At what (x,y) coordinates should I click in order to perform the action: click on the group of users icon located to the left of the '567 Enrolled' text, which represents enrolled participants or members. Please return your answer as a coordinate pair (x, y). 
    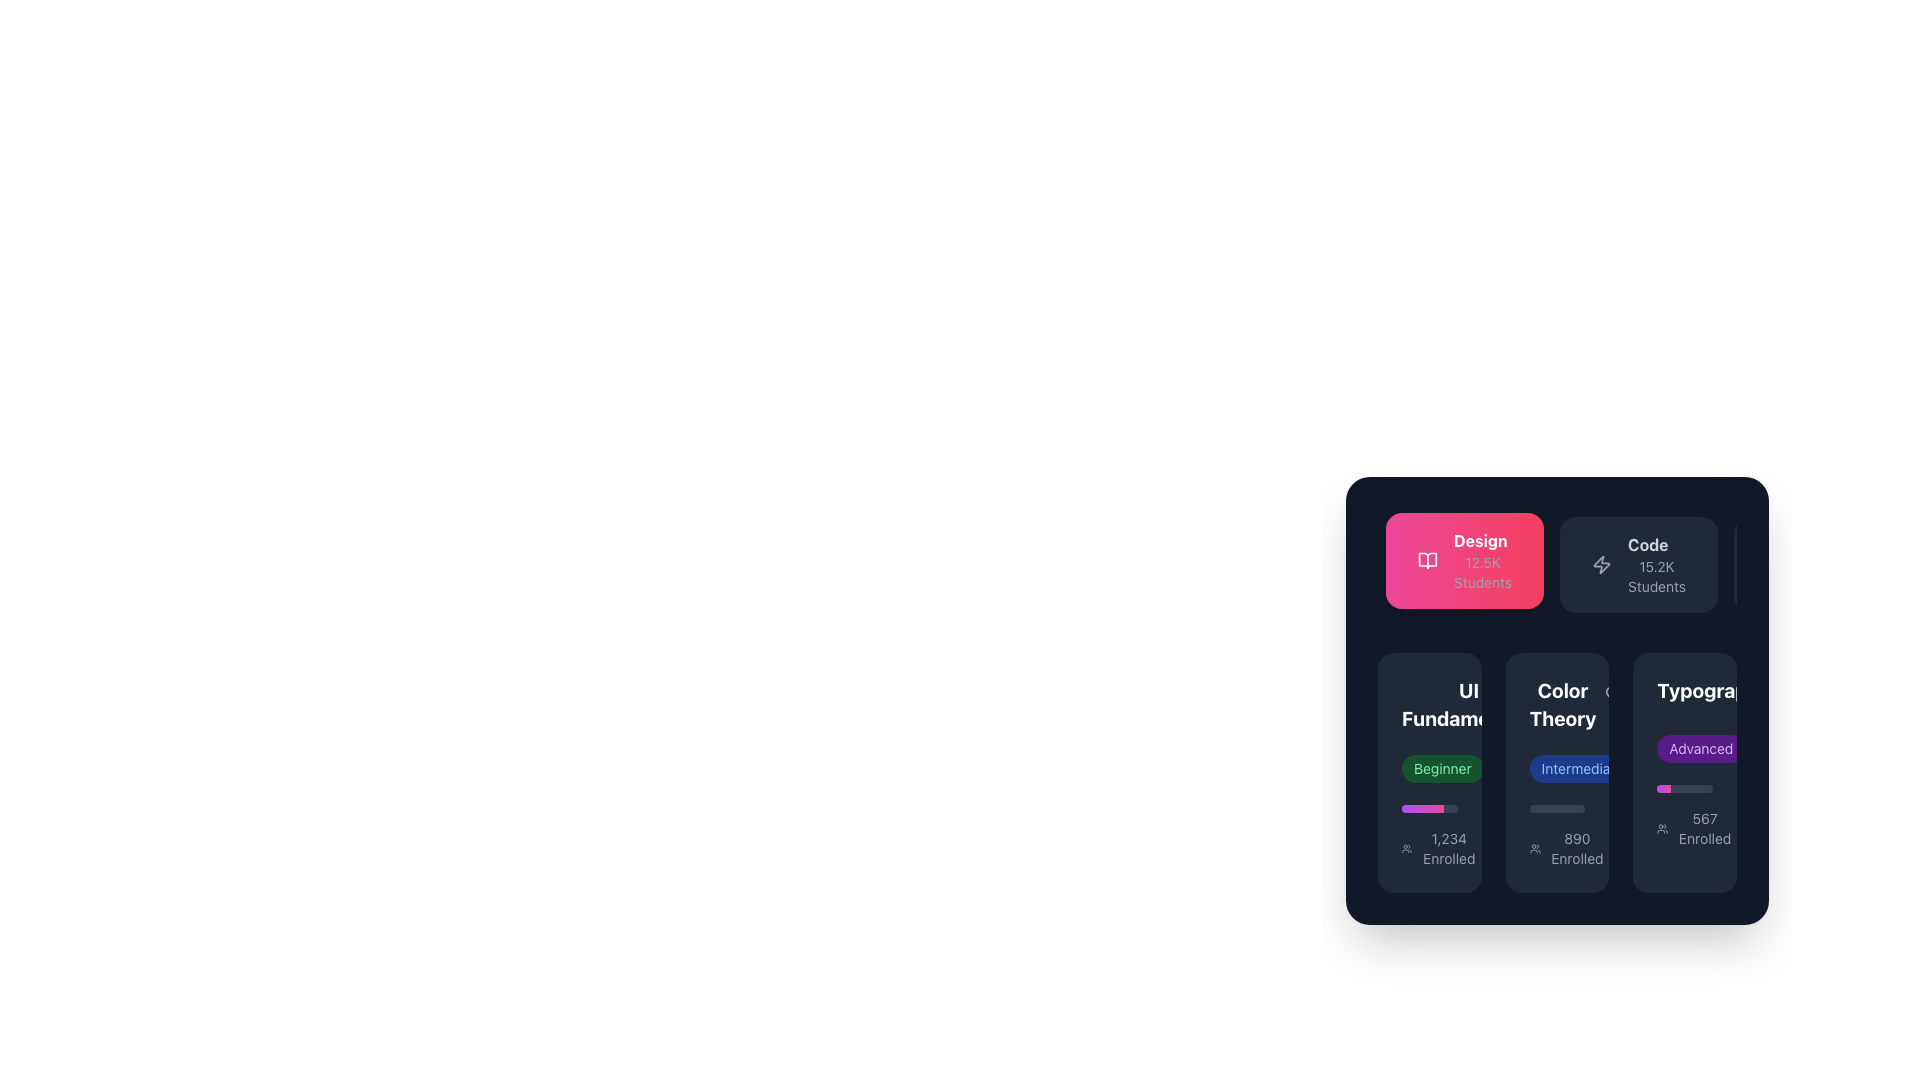
    Looking at the image, I should click on (1662, 829).